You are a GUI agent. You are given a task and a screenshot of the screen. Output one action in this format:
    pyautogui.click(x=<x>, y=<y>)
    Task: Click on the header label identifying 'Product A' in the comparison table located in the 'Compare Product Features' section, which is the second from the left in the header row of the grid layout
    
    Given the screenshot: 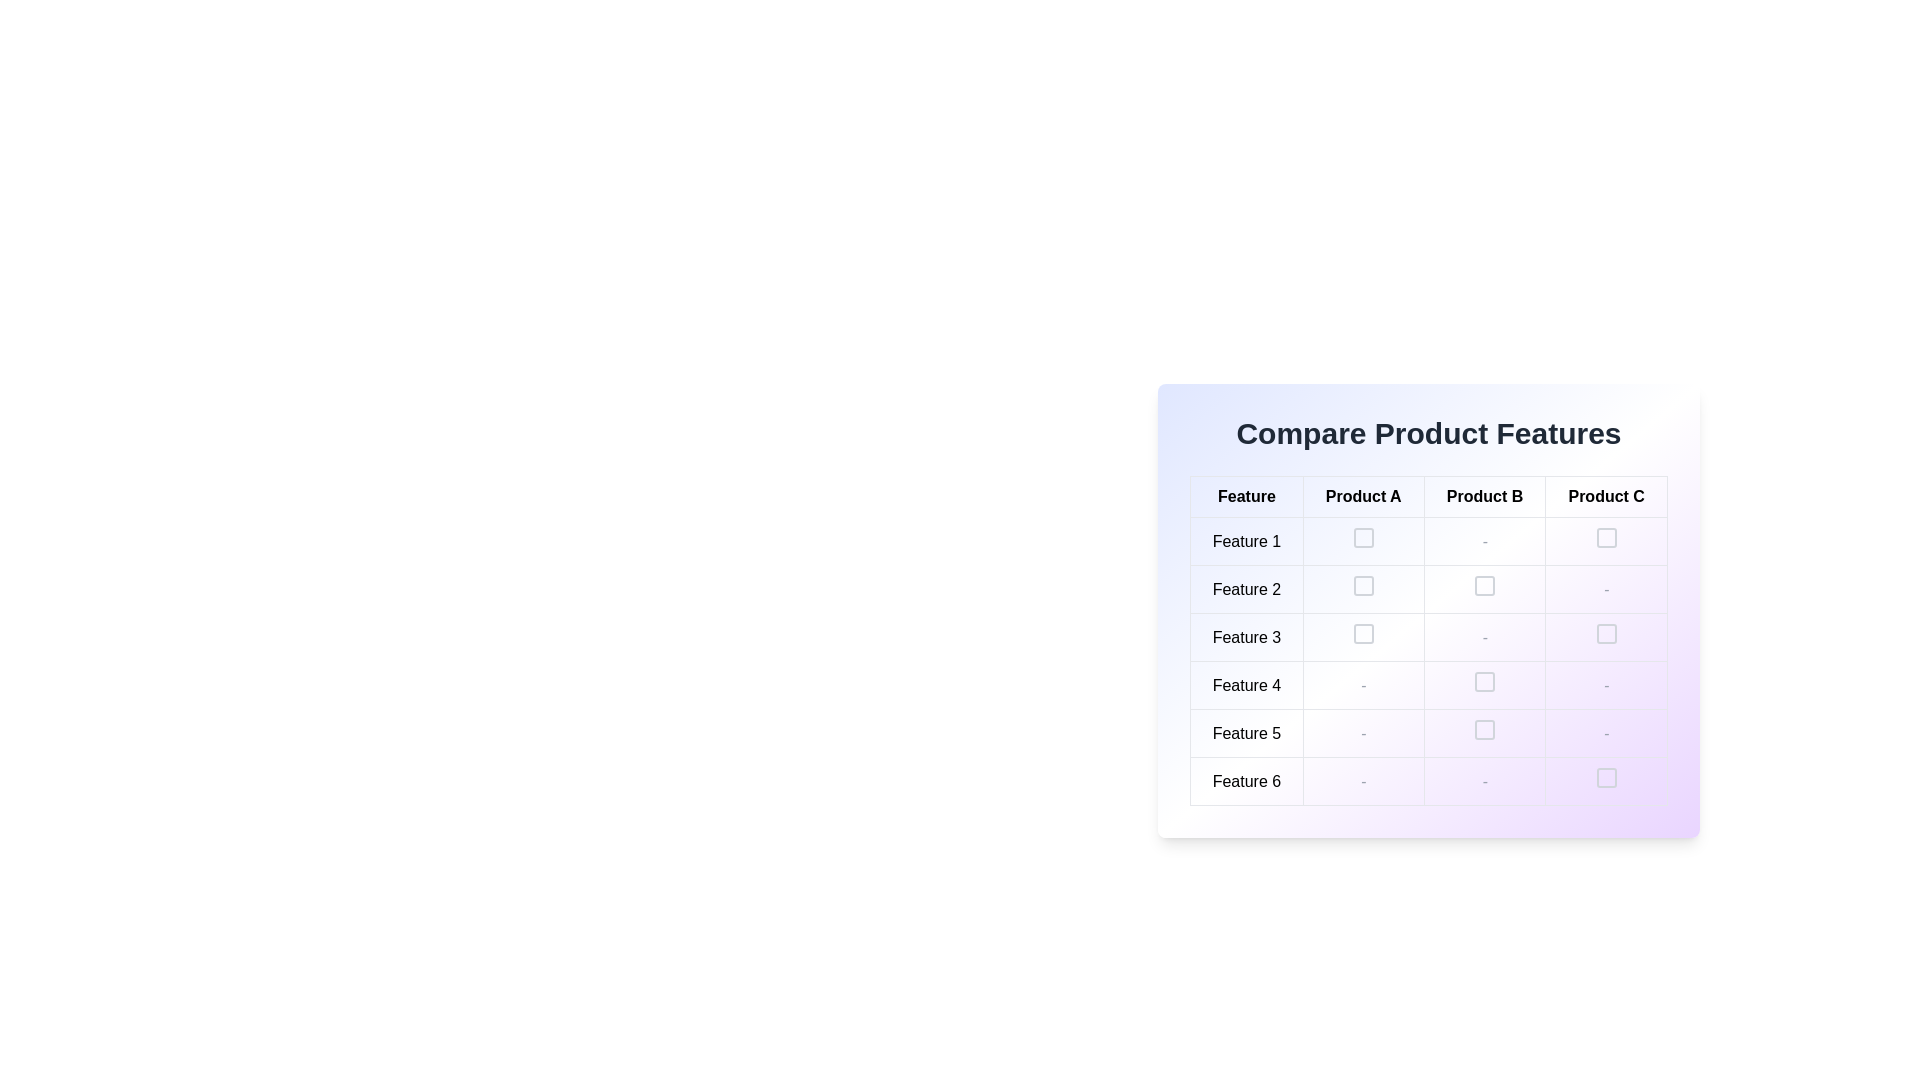 What is the action you would take?
    pyautogui.click(x=1362, y=496)
    